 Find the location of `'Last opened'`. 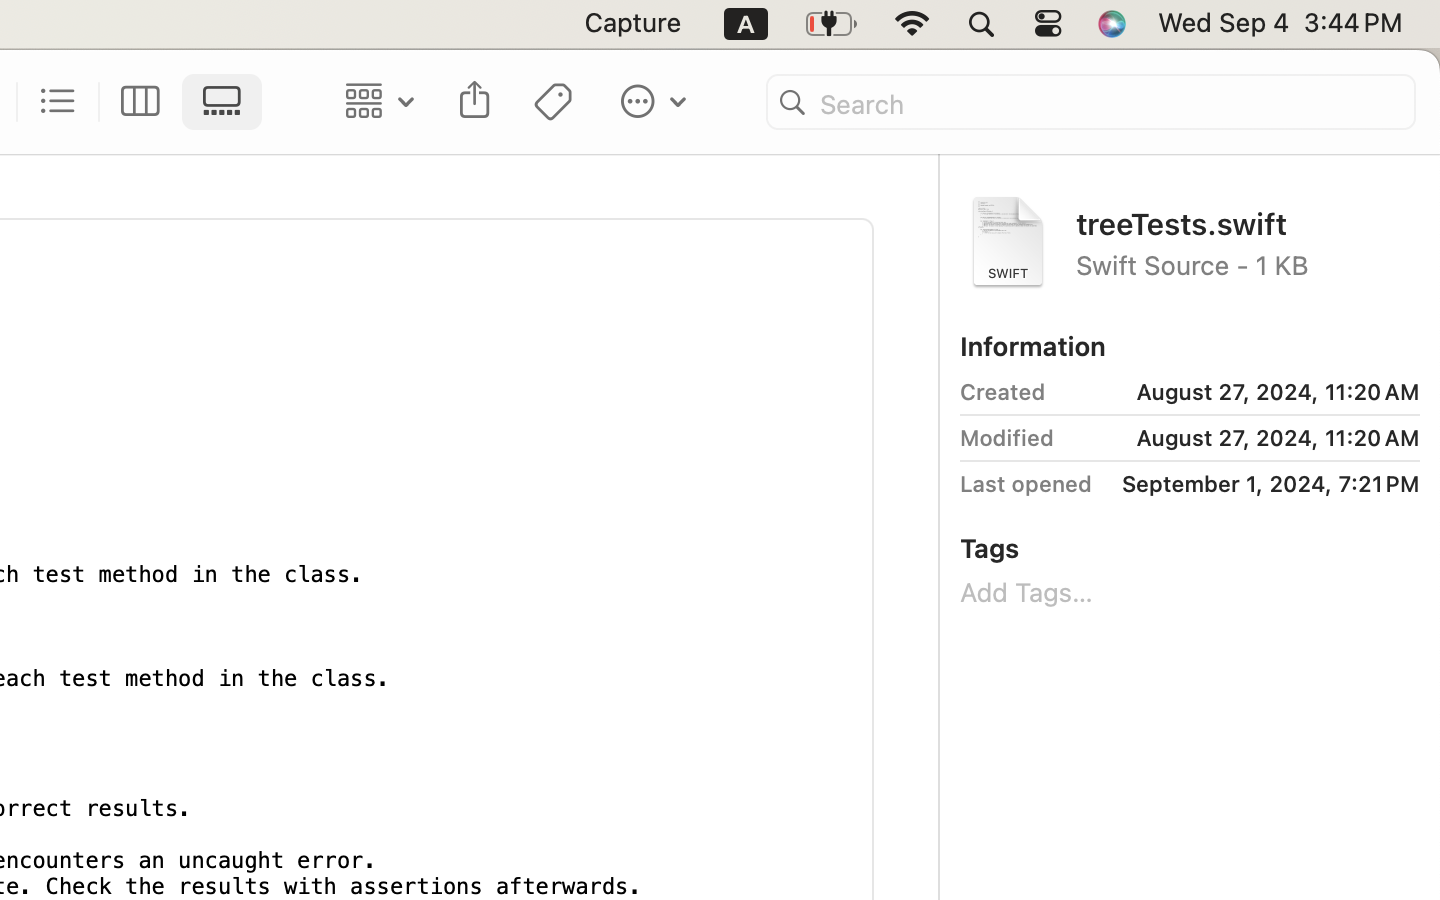

'Last opened' is located at coordinates (1026, 483).